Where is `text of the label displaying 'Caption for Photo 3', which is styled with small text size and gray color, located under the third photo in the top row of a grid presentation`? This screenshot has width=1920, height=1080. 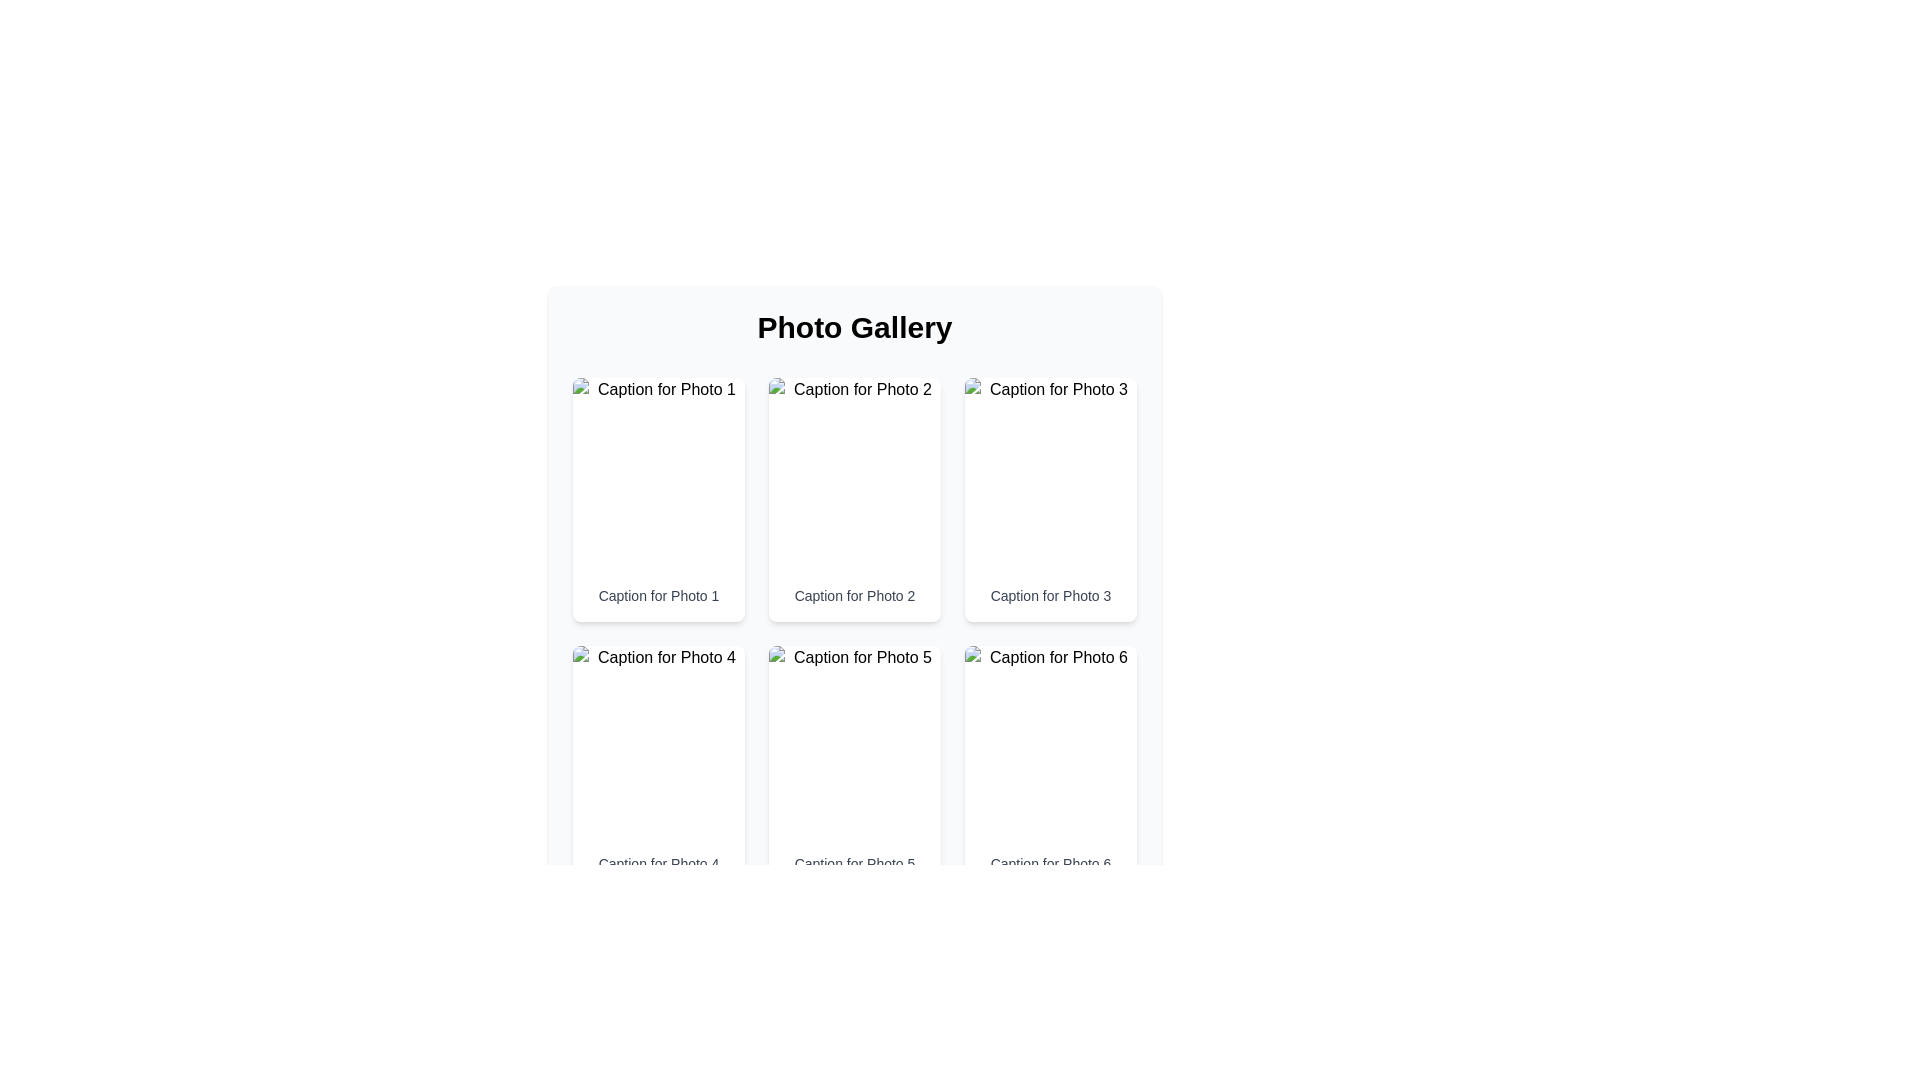 text of the label displaying 'Caption for Photo 3', which is styled with small text size and gray color, located under the third photo in the top row of a grid presentation is located at coordinates (1050, 595).